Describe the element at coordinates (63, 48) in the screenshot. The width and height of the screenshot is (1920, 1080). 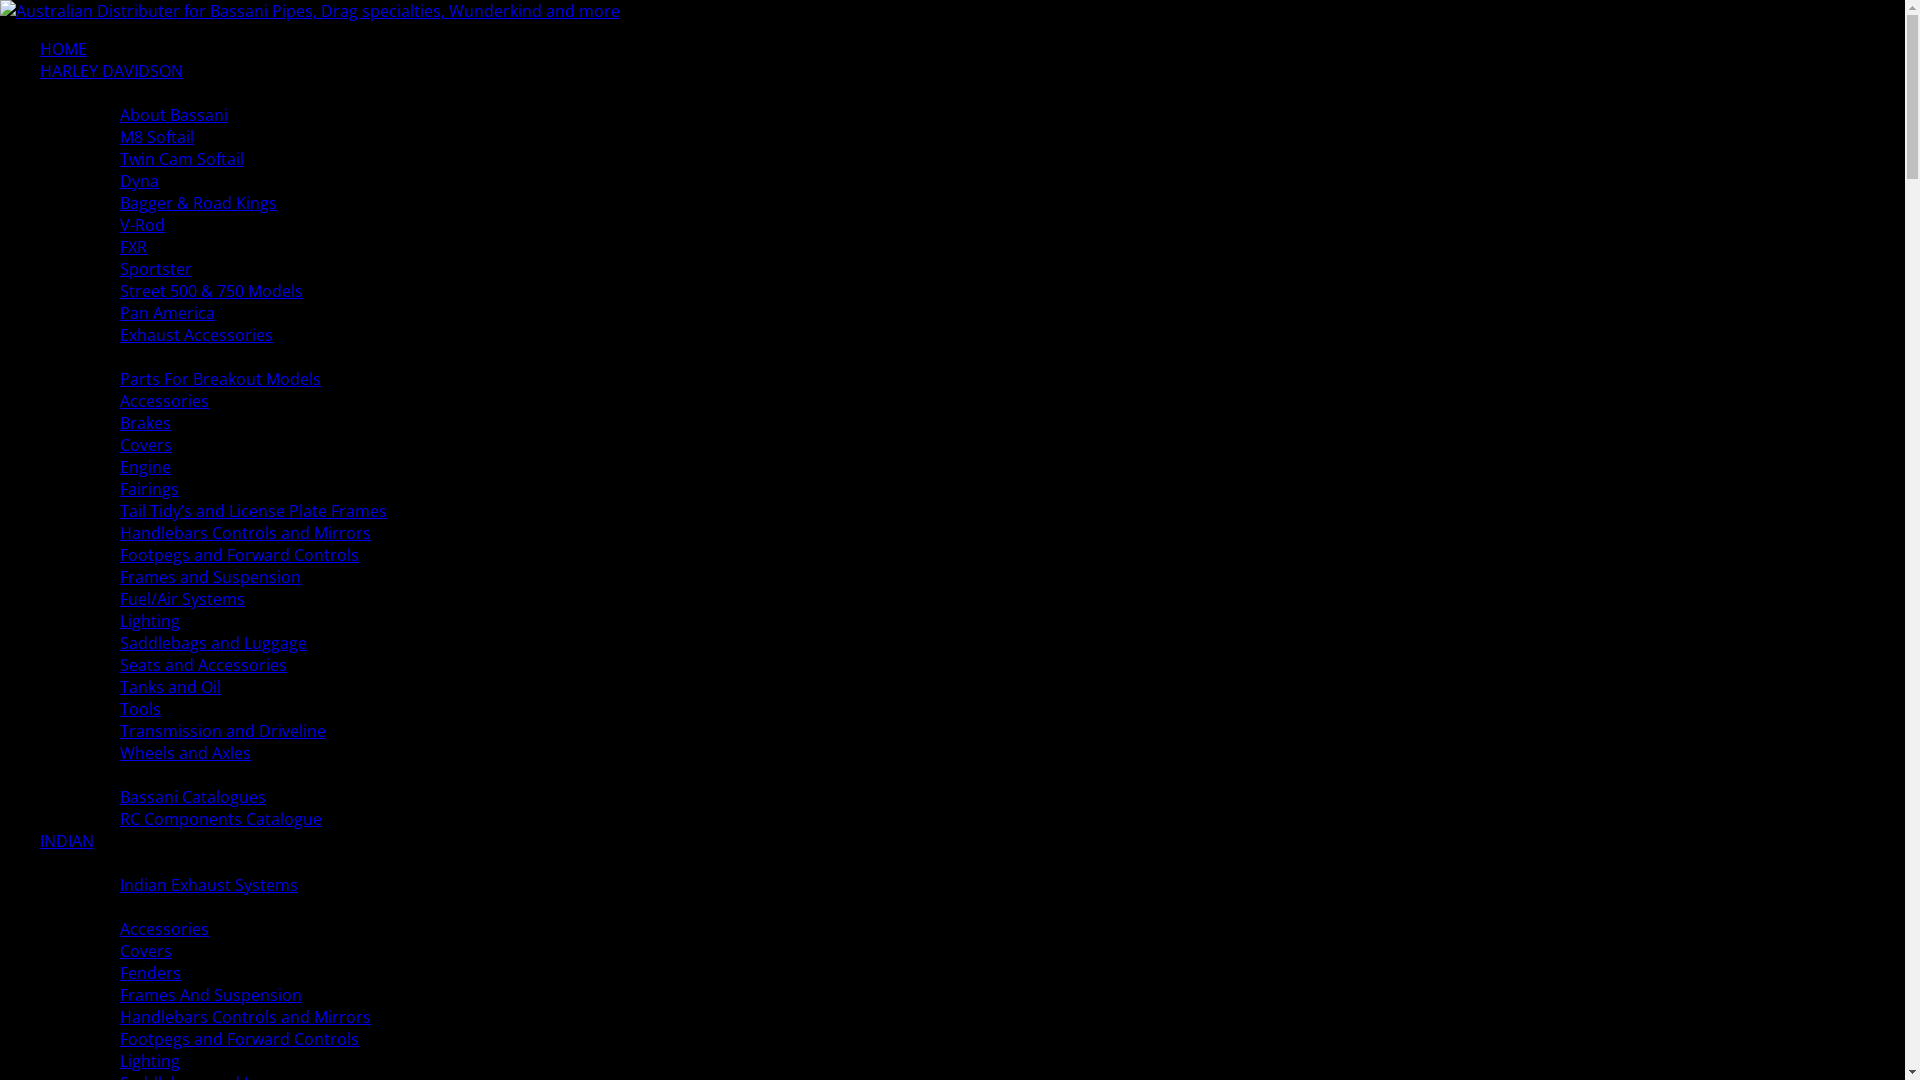
I see `'HOME'` at that location.